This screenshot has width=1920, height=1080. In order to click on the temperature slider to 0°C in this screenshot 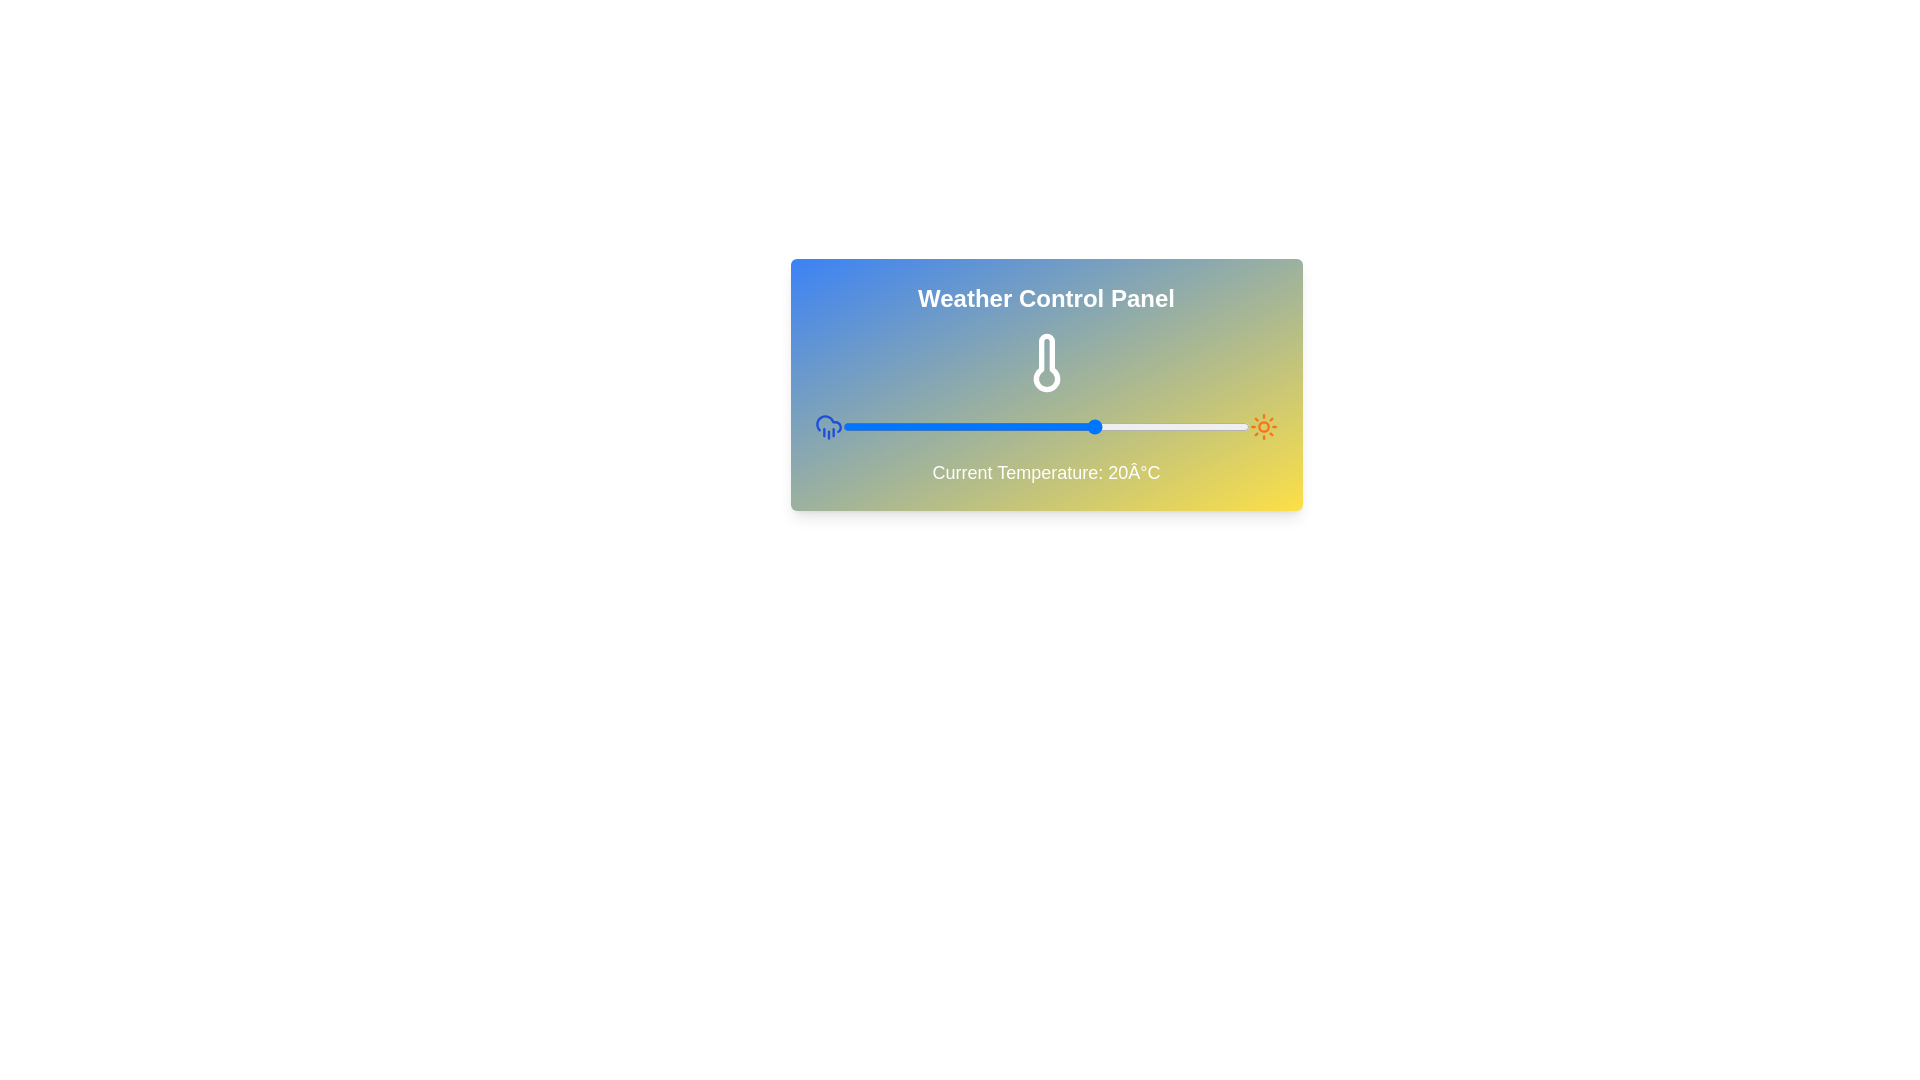, I will do `click(995, 426)`.